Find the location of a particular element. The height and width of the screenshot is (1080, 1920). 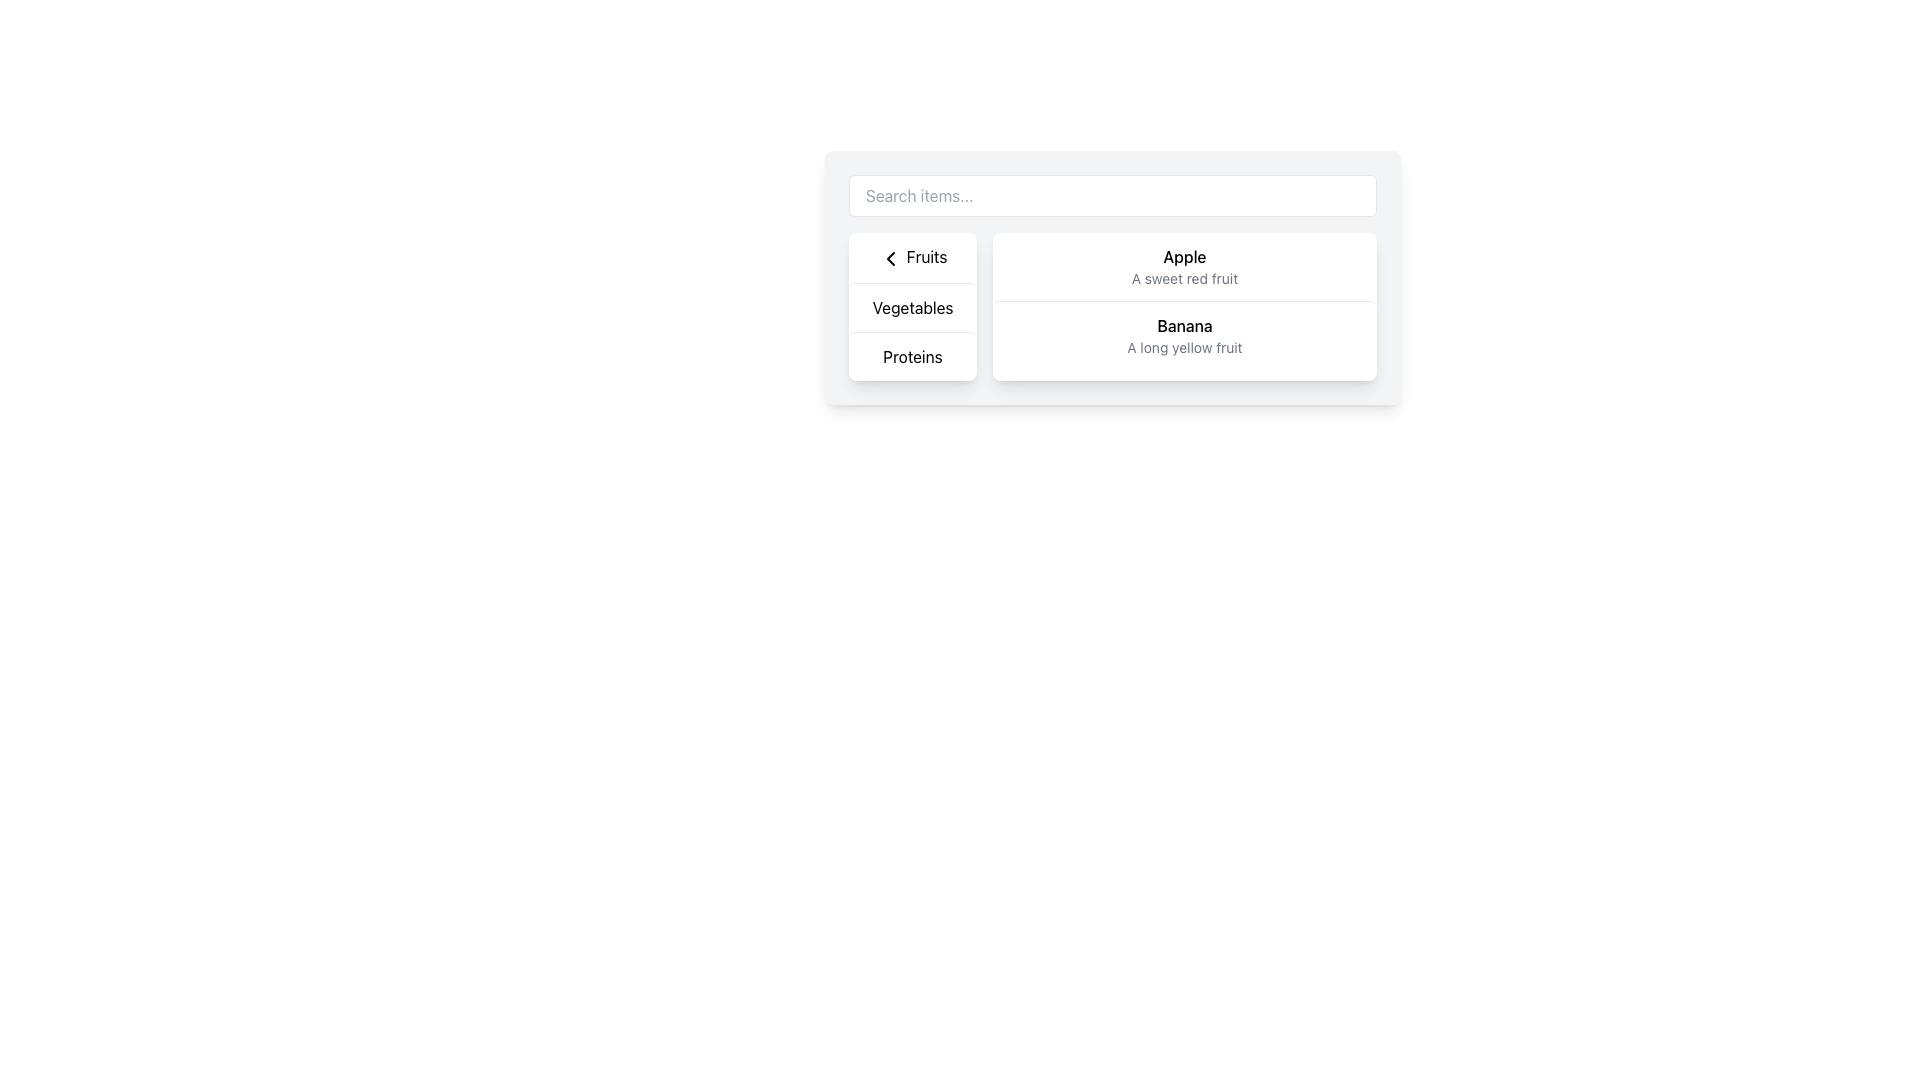

the first list item representing 'Apple' with the description 'A sweet red fruit' is located at coordinates (1185, 265).